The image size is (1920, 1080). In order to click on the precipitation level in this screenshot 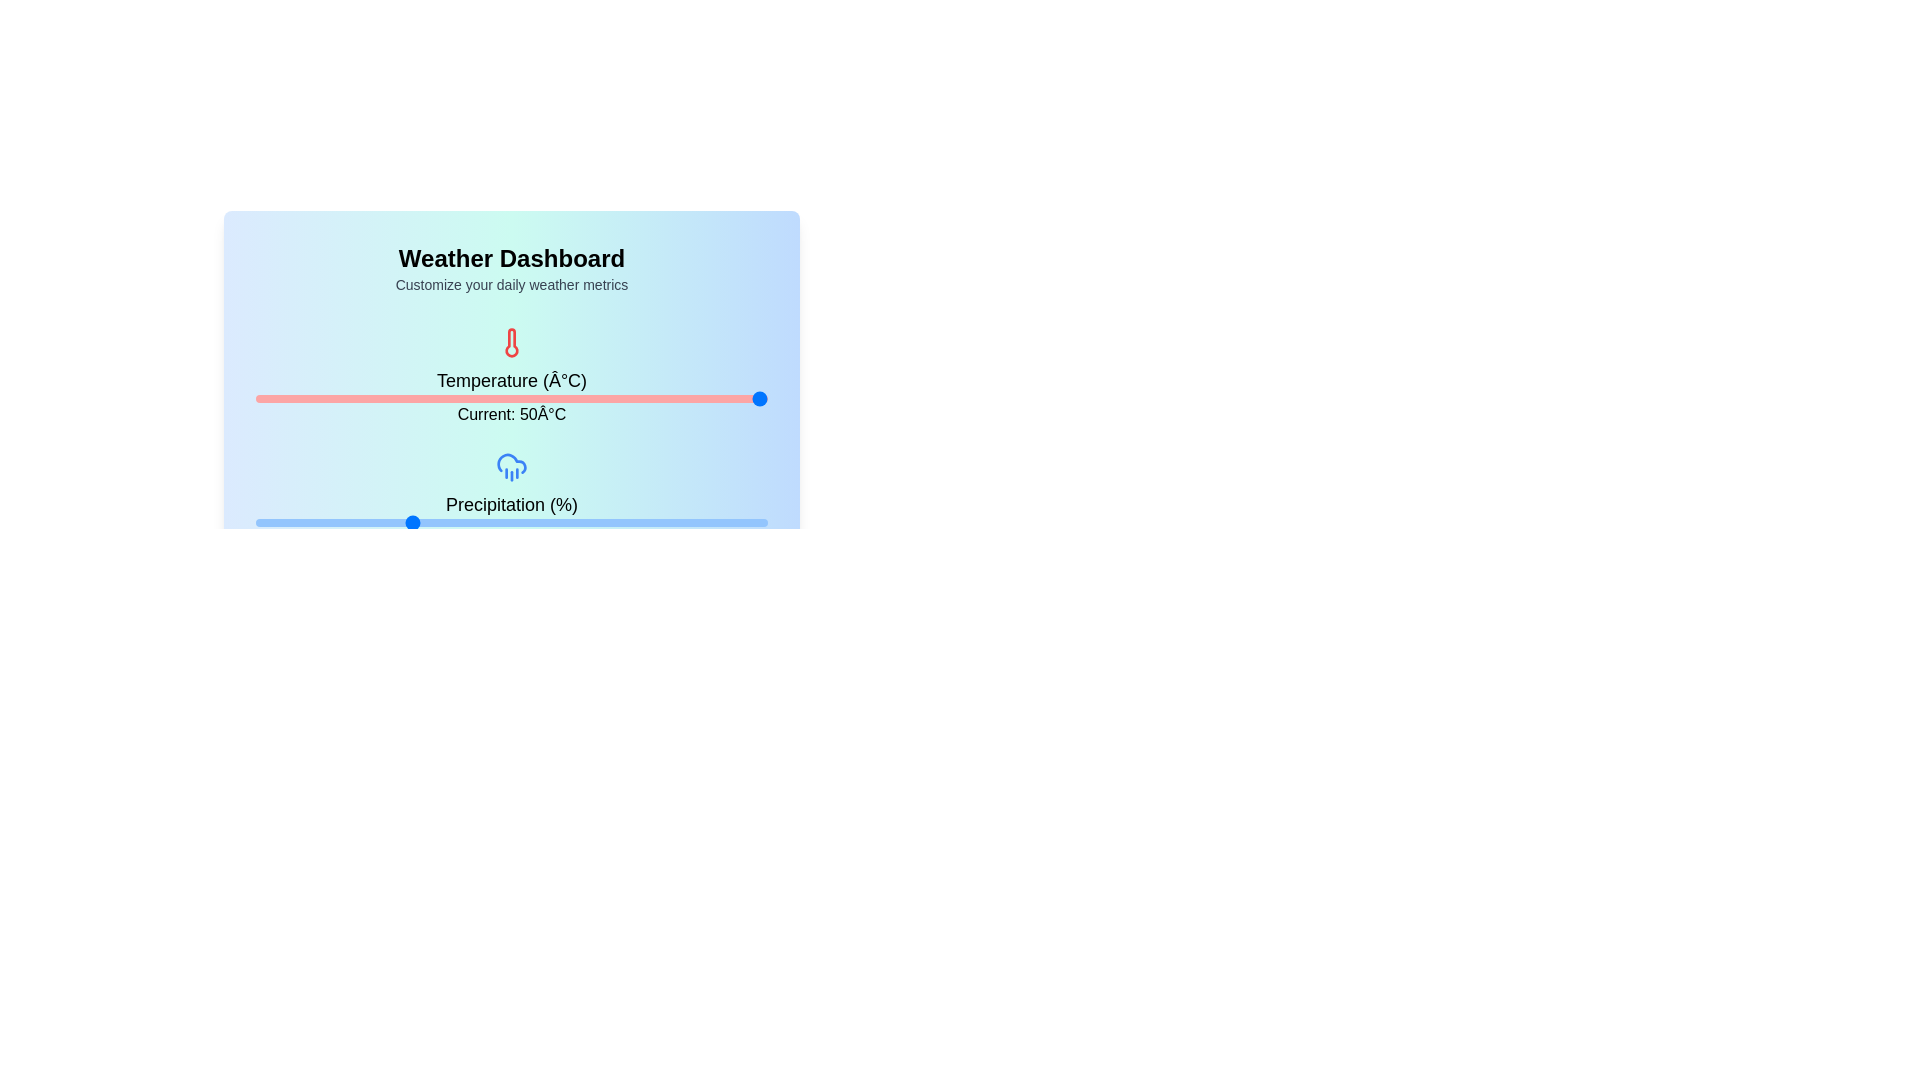, I will do `click(389, 522)`.